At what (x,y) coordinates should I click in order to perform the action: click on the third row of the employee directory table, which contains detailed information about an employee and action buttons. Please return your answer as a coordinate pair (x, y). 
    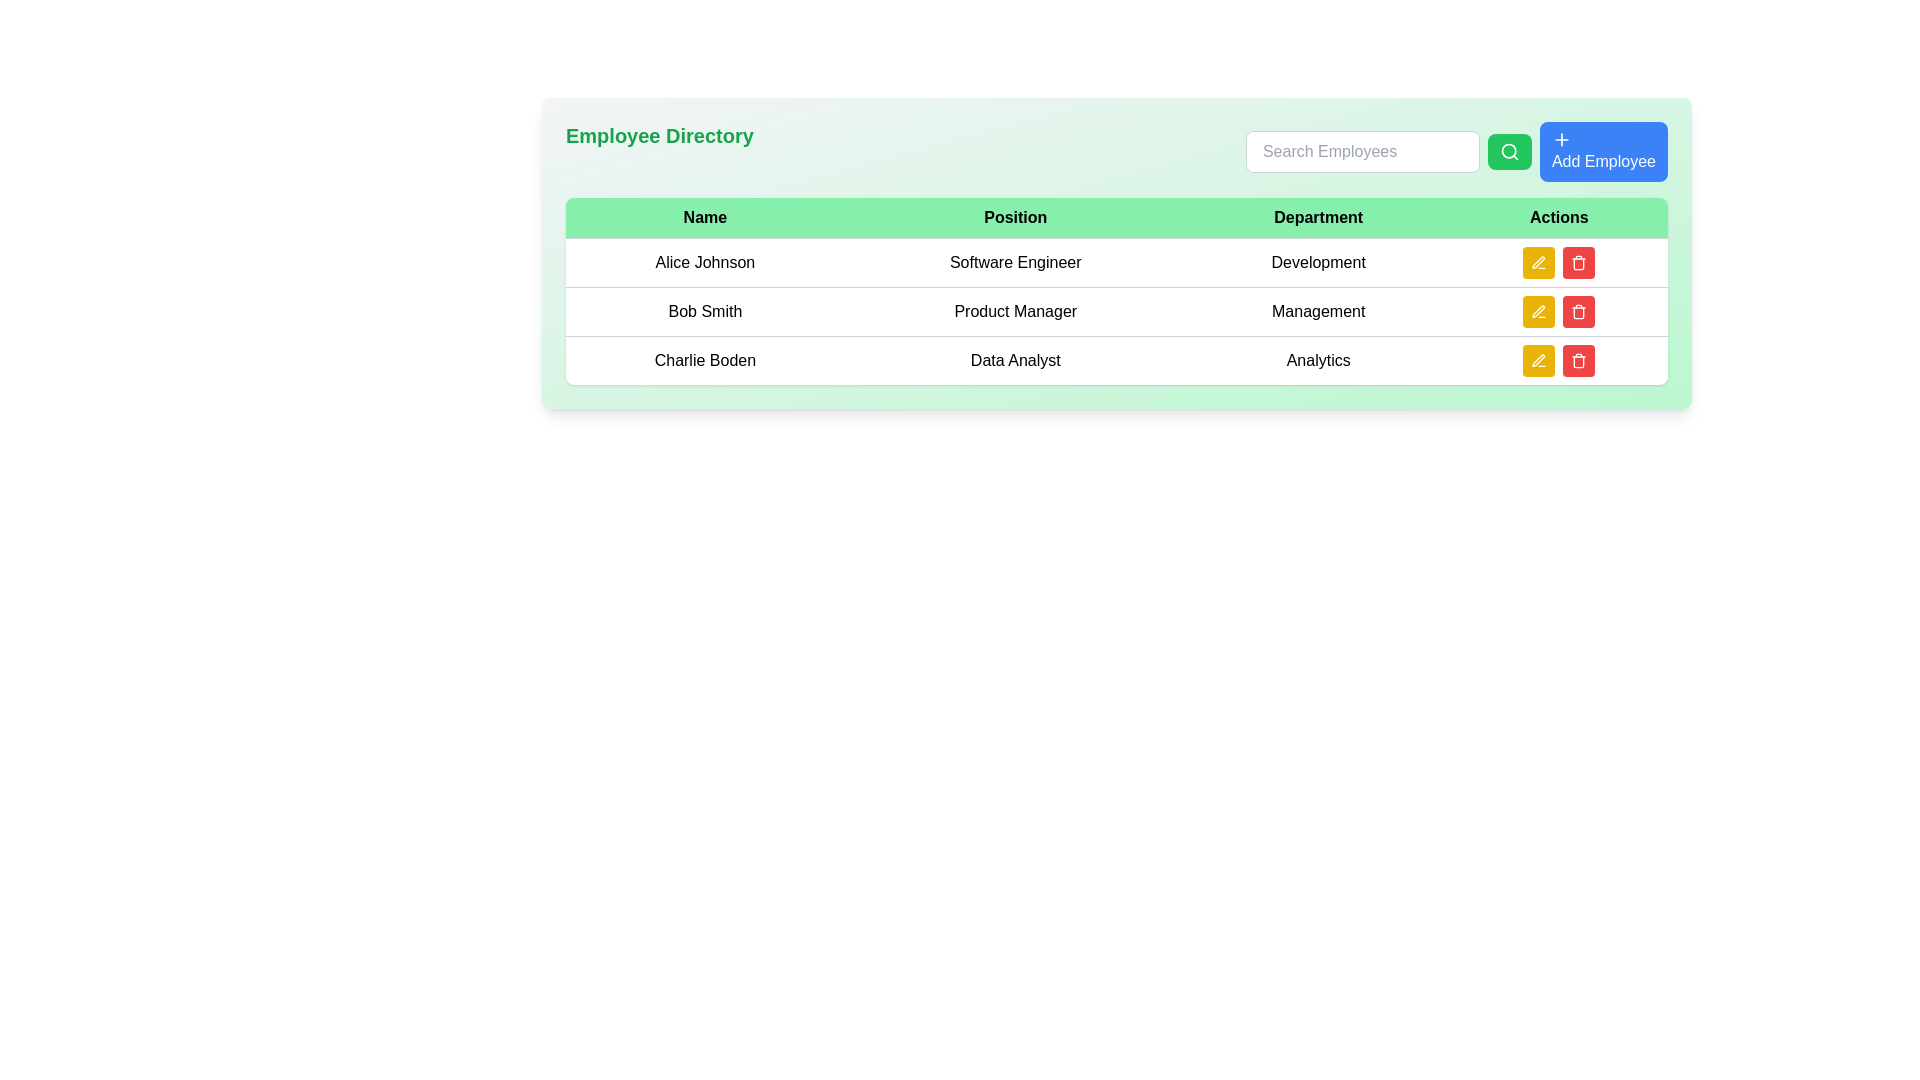
    Looking at the image, I should click on (1116, 358).